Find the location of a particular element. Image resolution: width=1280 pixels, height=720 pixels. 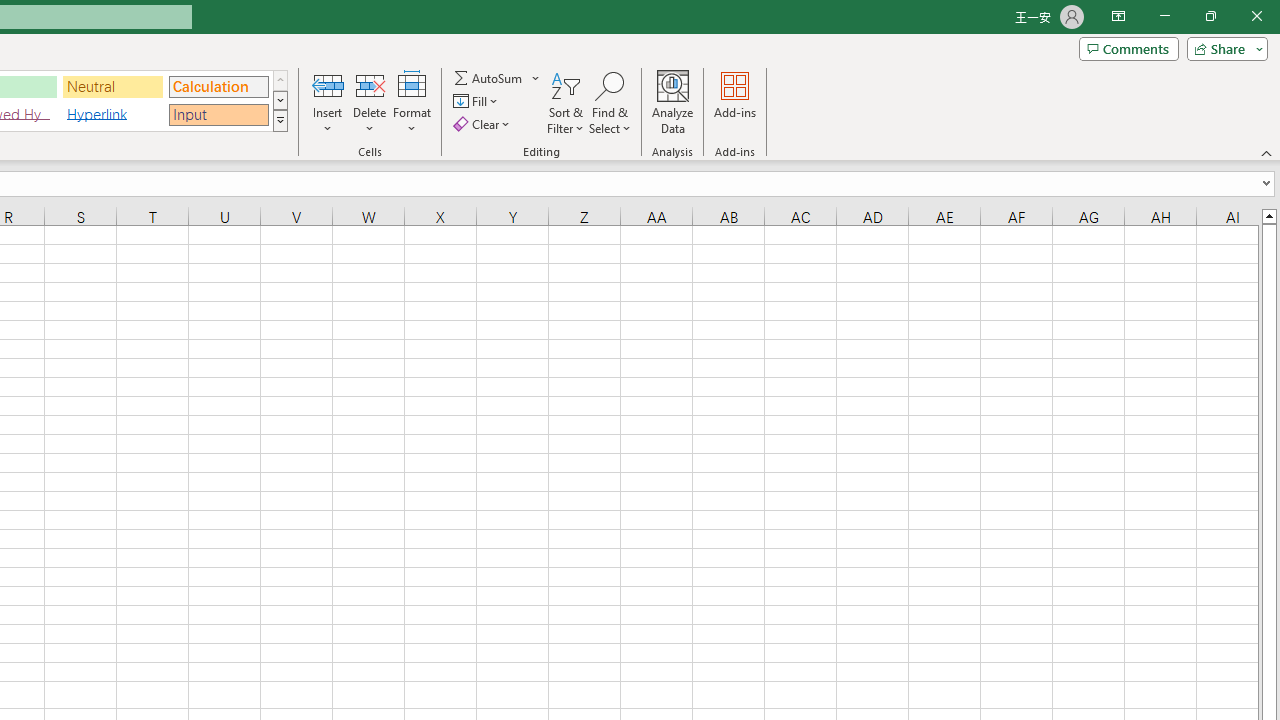

'Clear' is located at coordinates (483, 124).